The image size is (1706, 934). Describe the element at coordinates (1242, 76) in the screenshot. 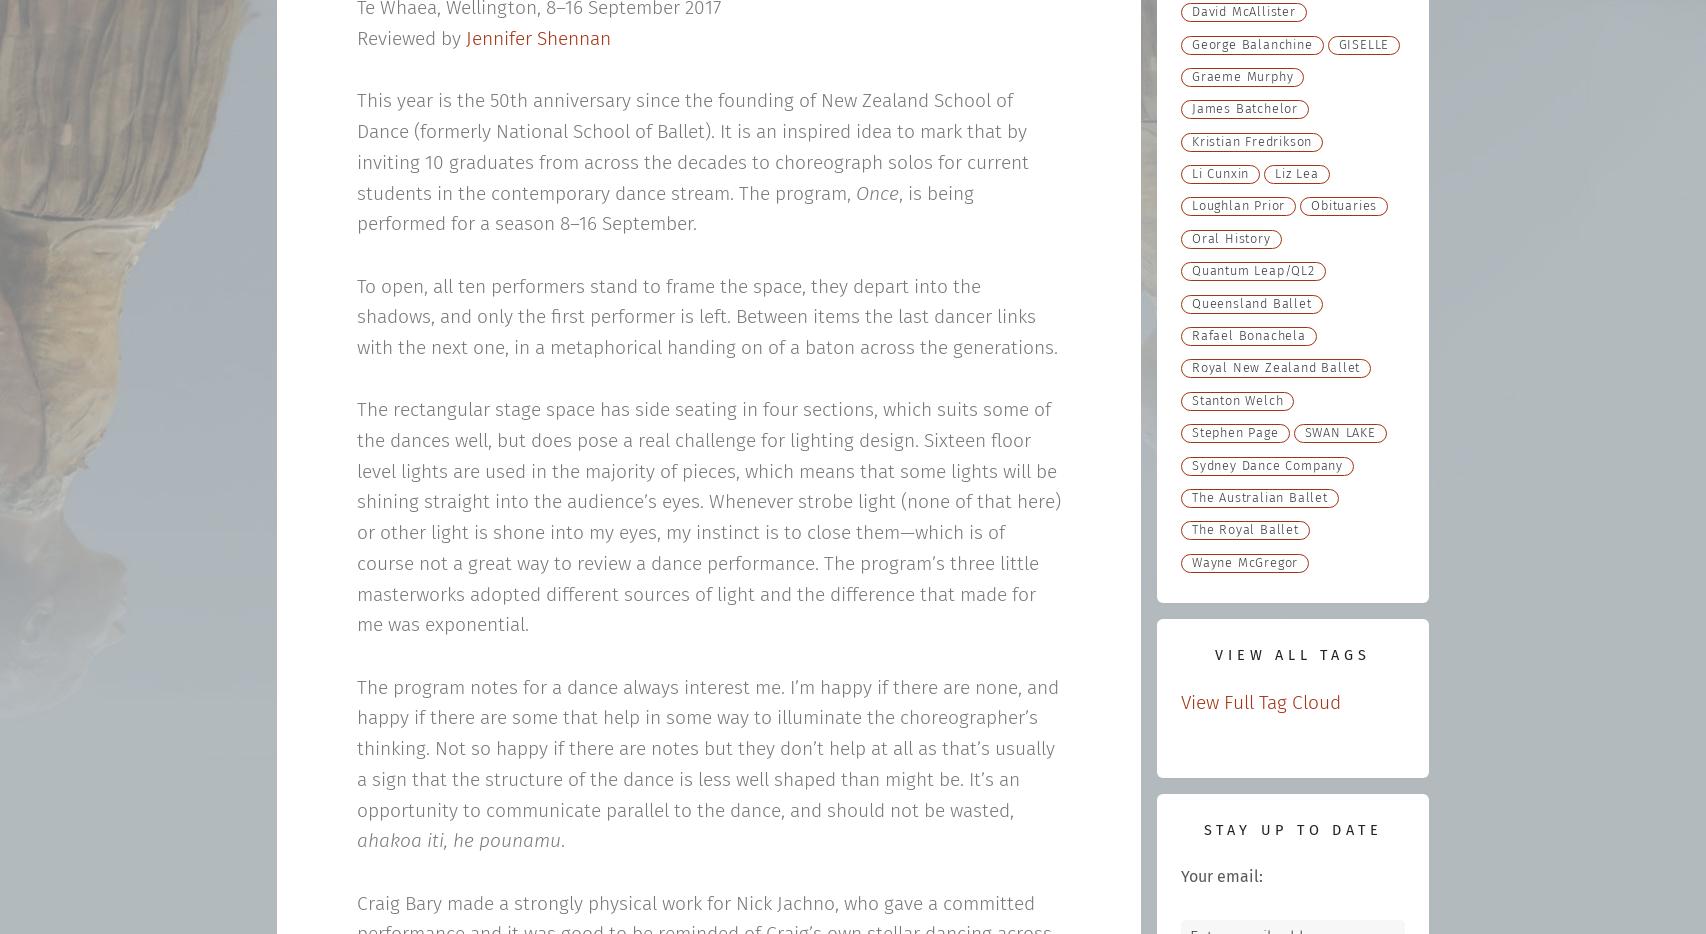

I see `'Graeme Murphy'` at that location.